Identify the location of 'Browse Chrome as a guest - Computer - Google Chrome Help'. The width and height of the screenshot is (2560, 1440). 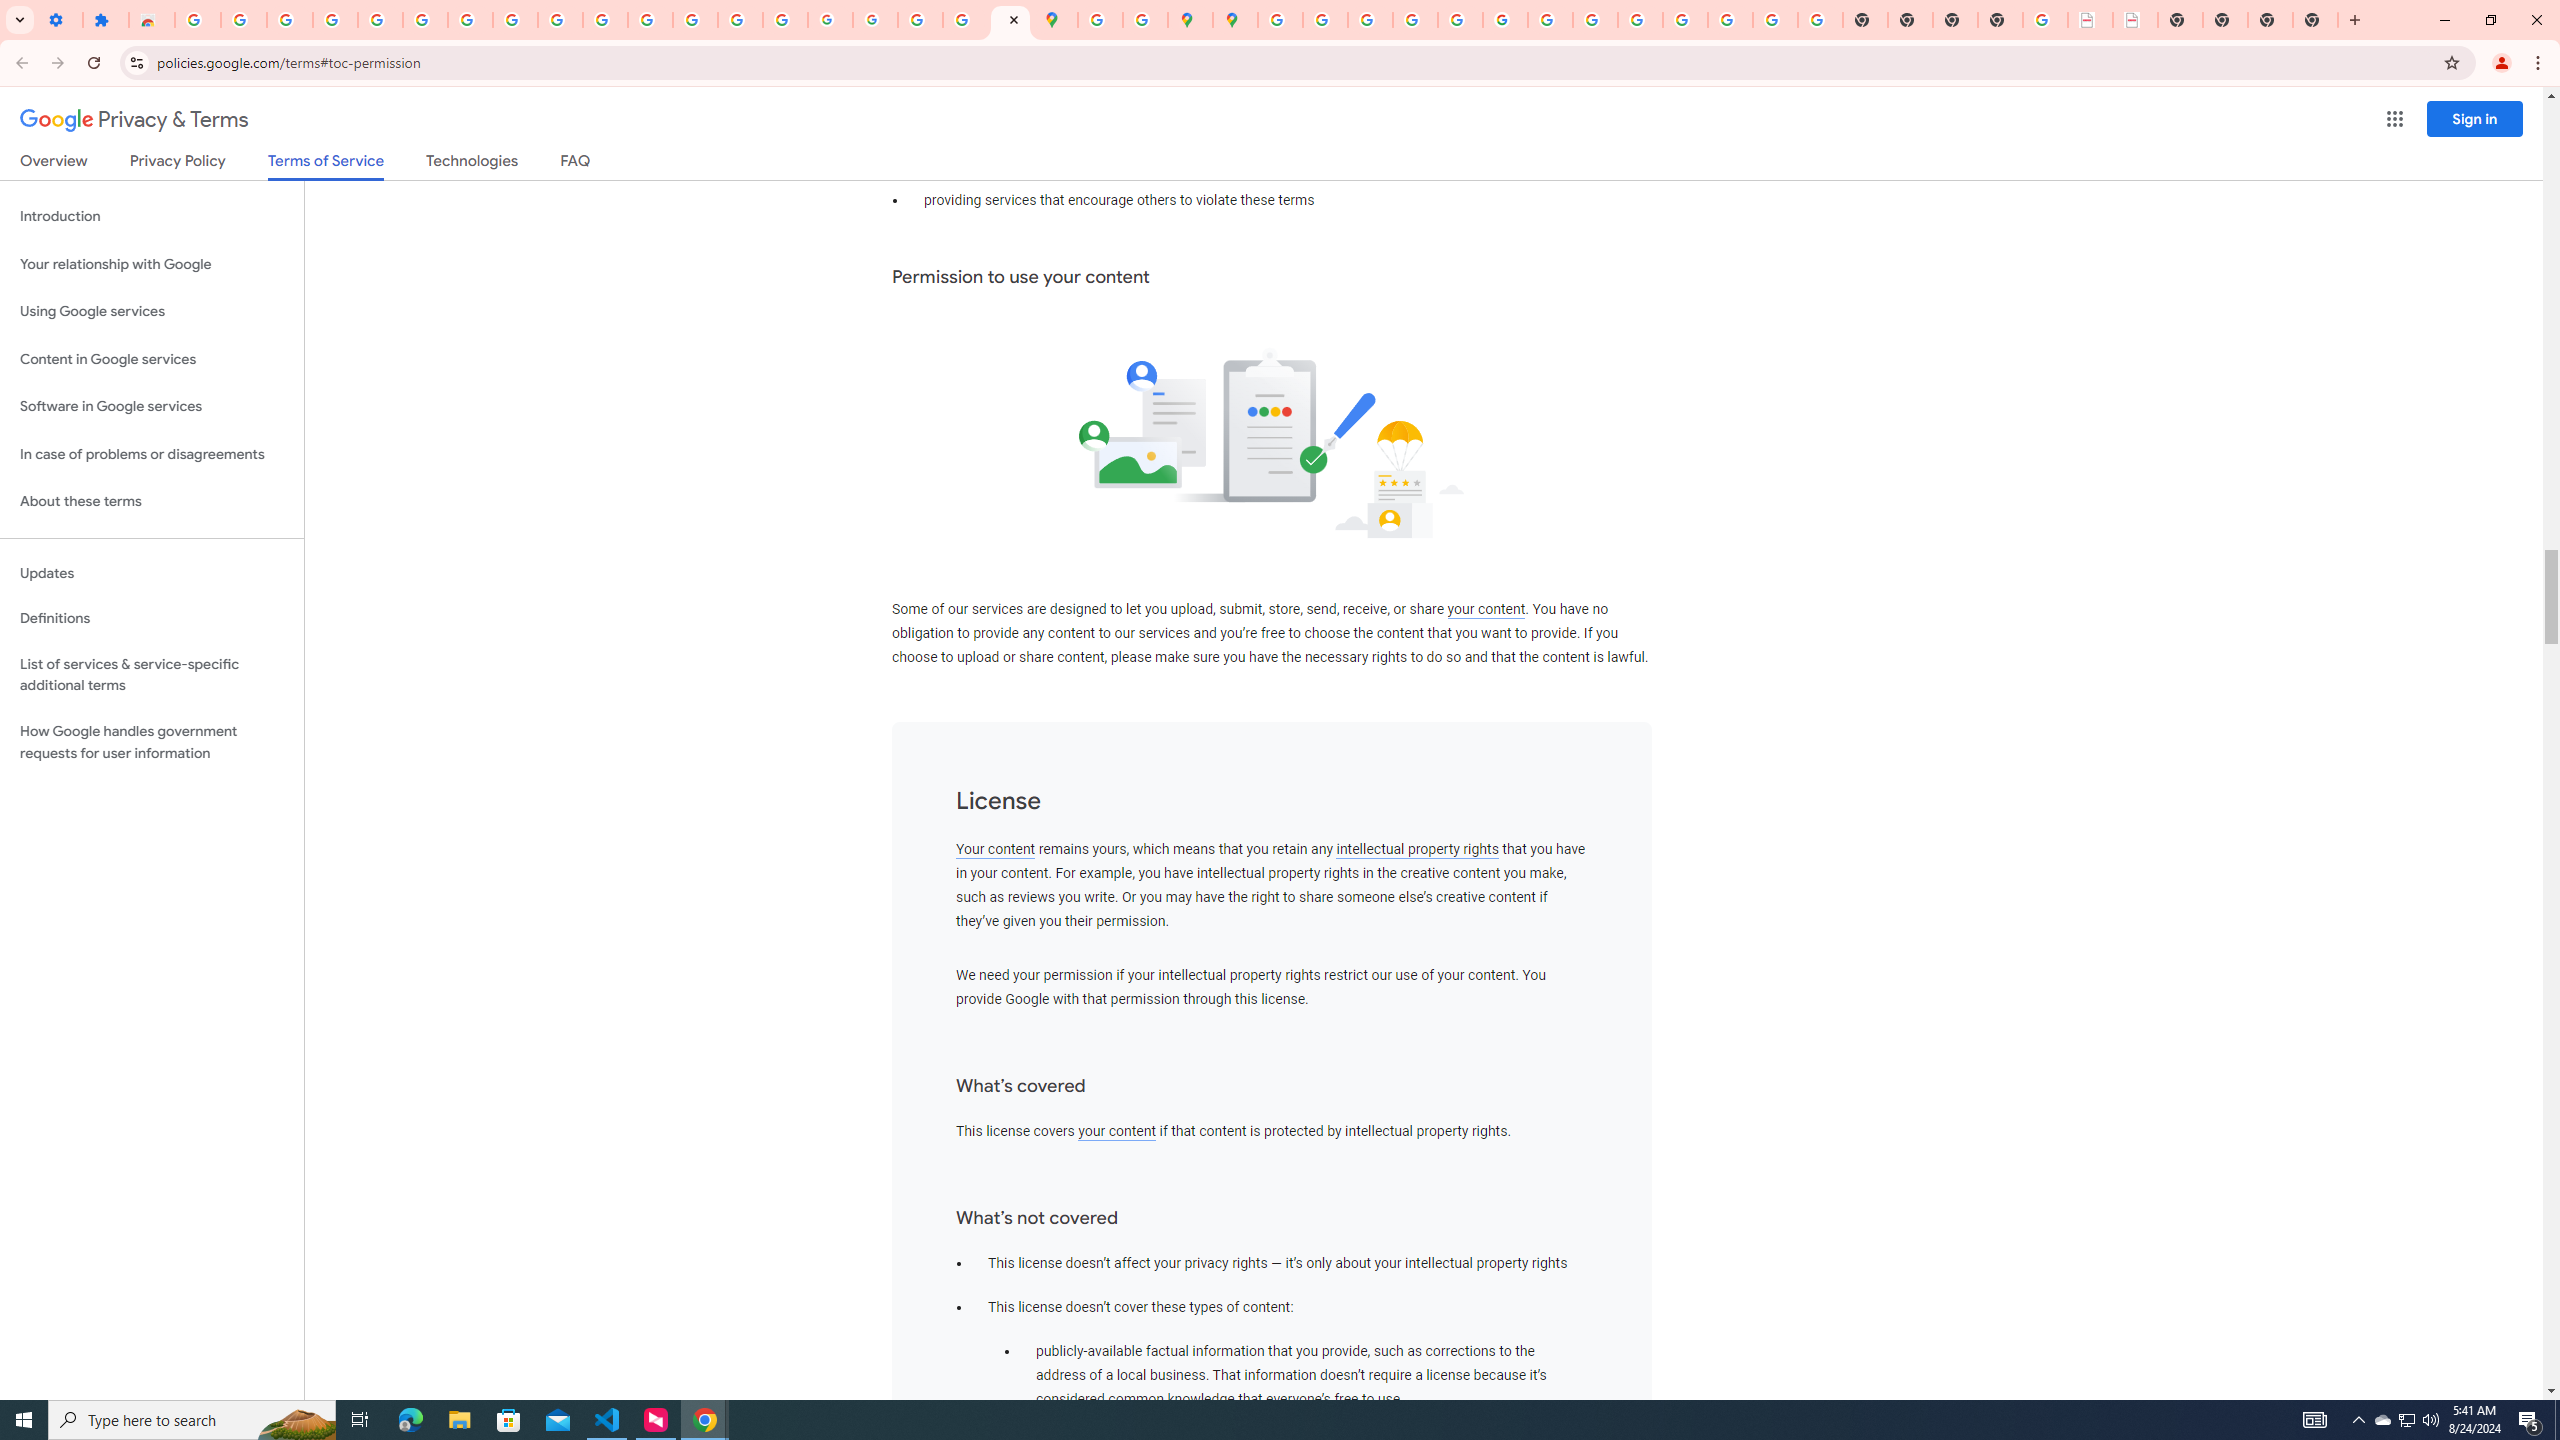
(1595, 19).